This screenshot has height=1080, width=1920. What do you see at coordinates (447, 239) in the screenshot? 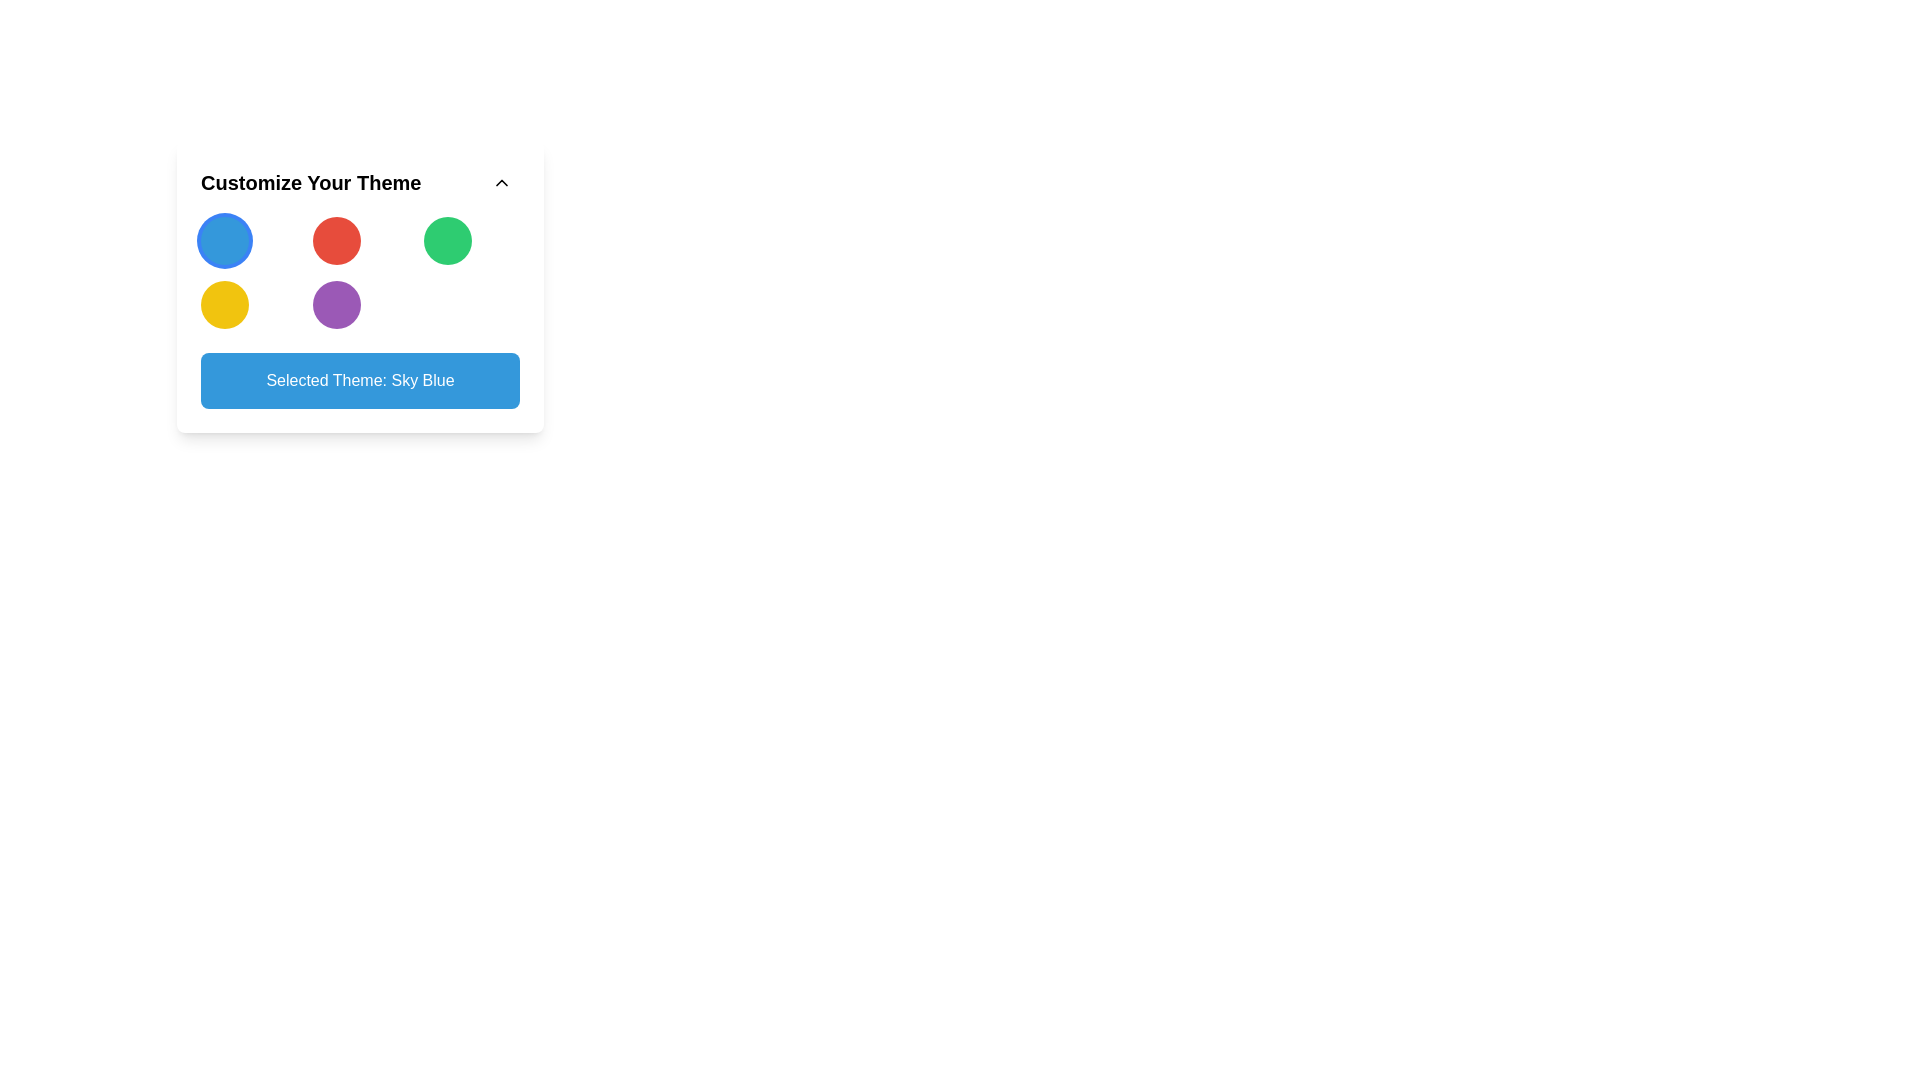
I see `the button representing the 'Forest Green' theme, located in the top row, third column of the grid layout of round colored buttons` at bounding box center [447, 239].